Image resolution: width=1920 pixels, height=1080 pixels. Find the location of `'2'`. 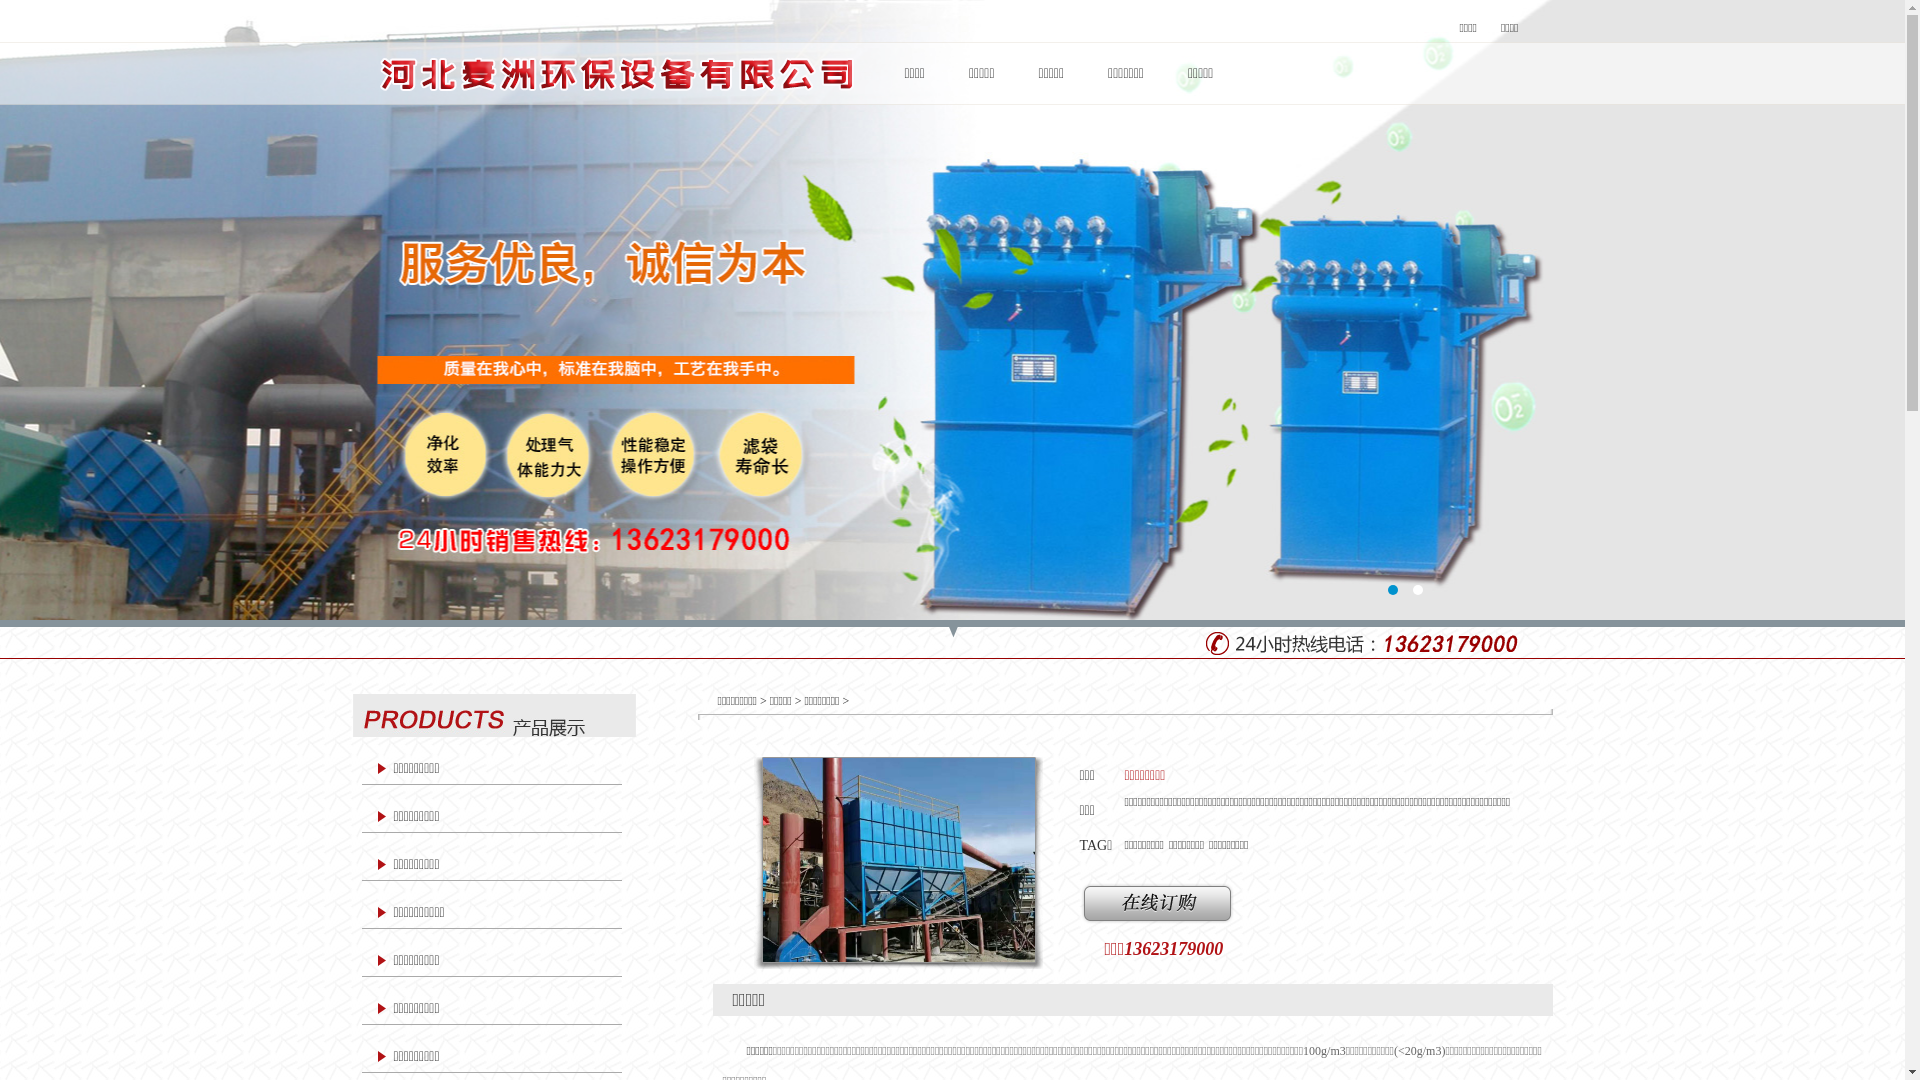

'2' is located at coordinates (1415, 589).